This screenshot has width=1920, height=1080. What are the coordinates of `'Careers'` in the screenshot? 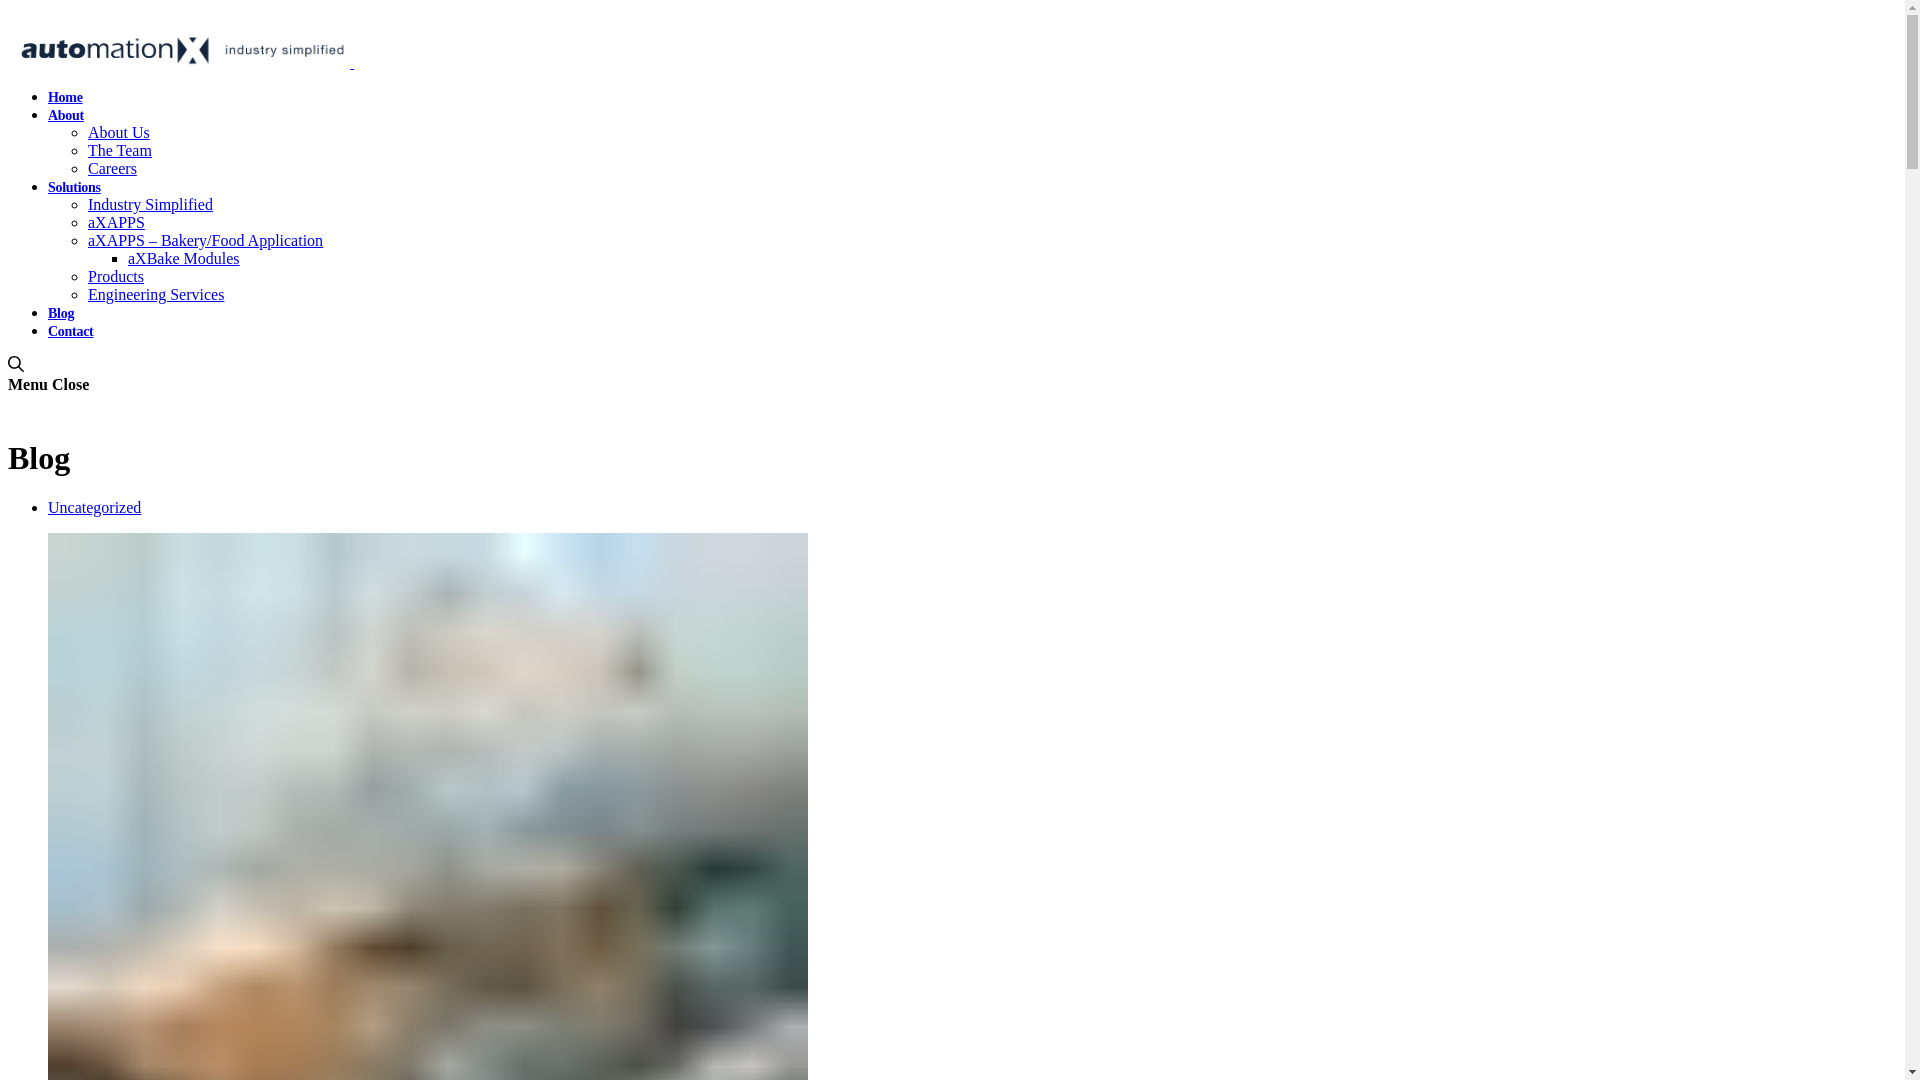 It's located at (86, 167).